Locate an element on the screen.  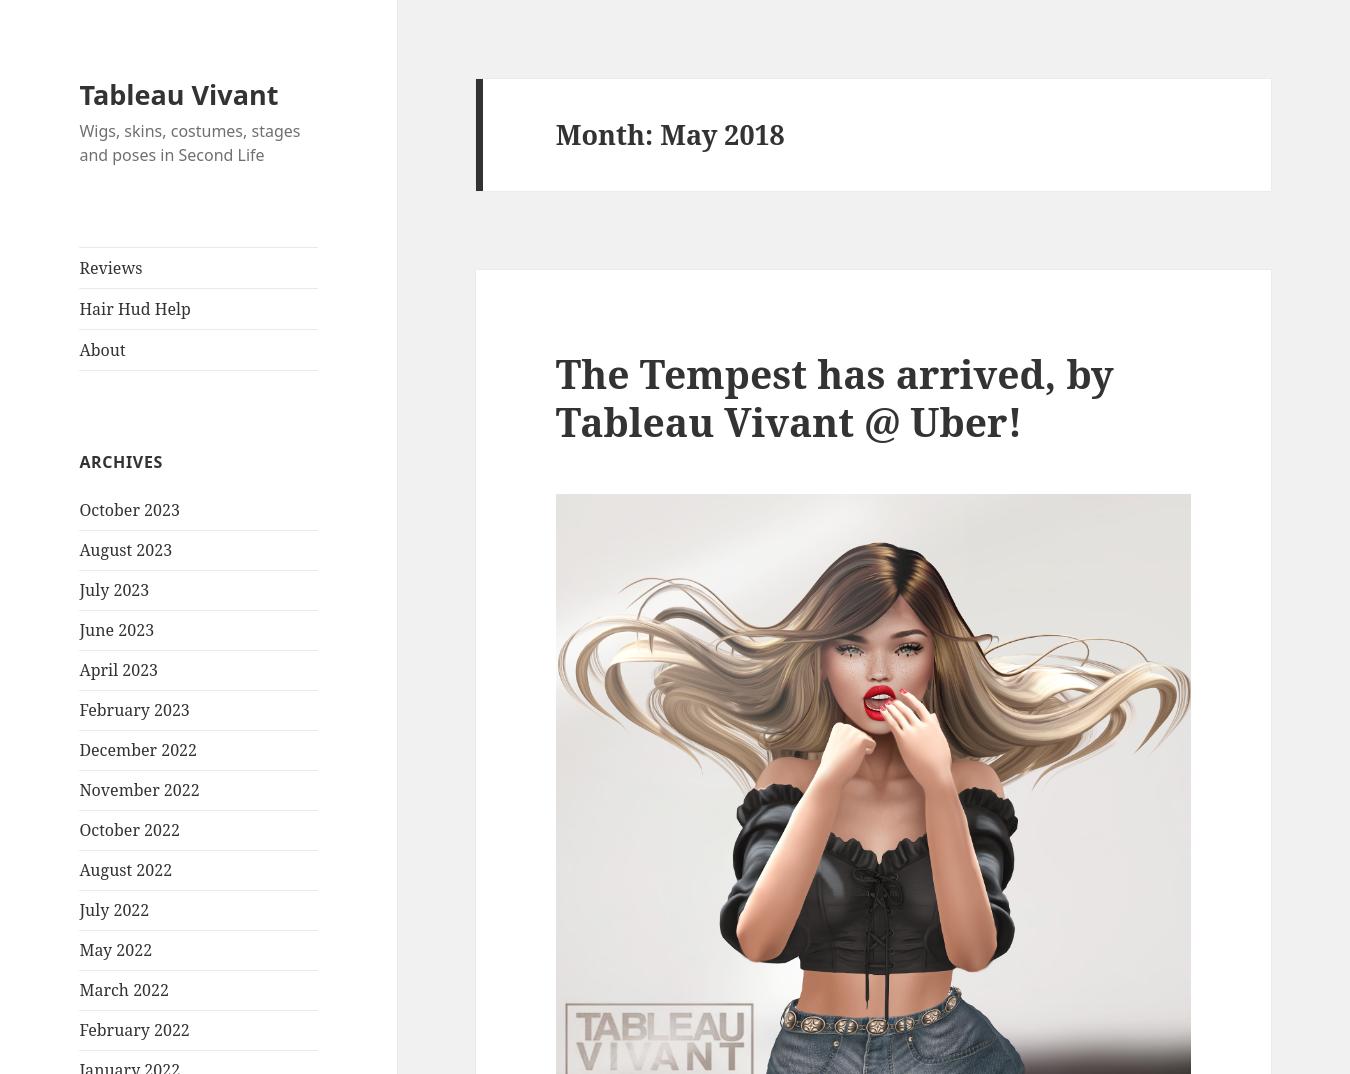
'Hair Hud Help' is located at coordinates (134, 308).